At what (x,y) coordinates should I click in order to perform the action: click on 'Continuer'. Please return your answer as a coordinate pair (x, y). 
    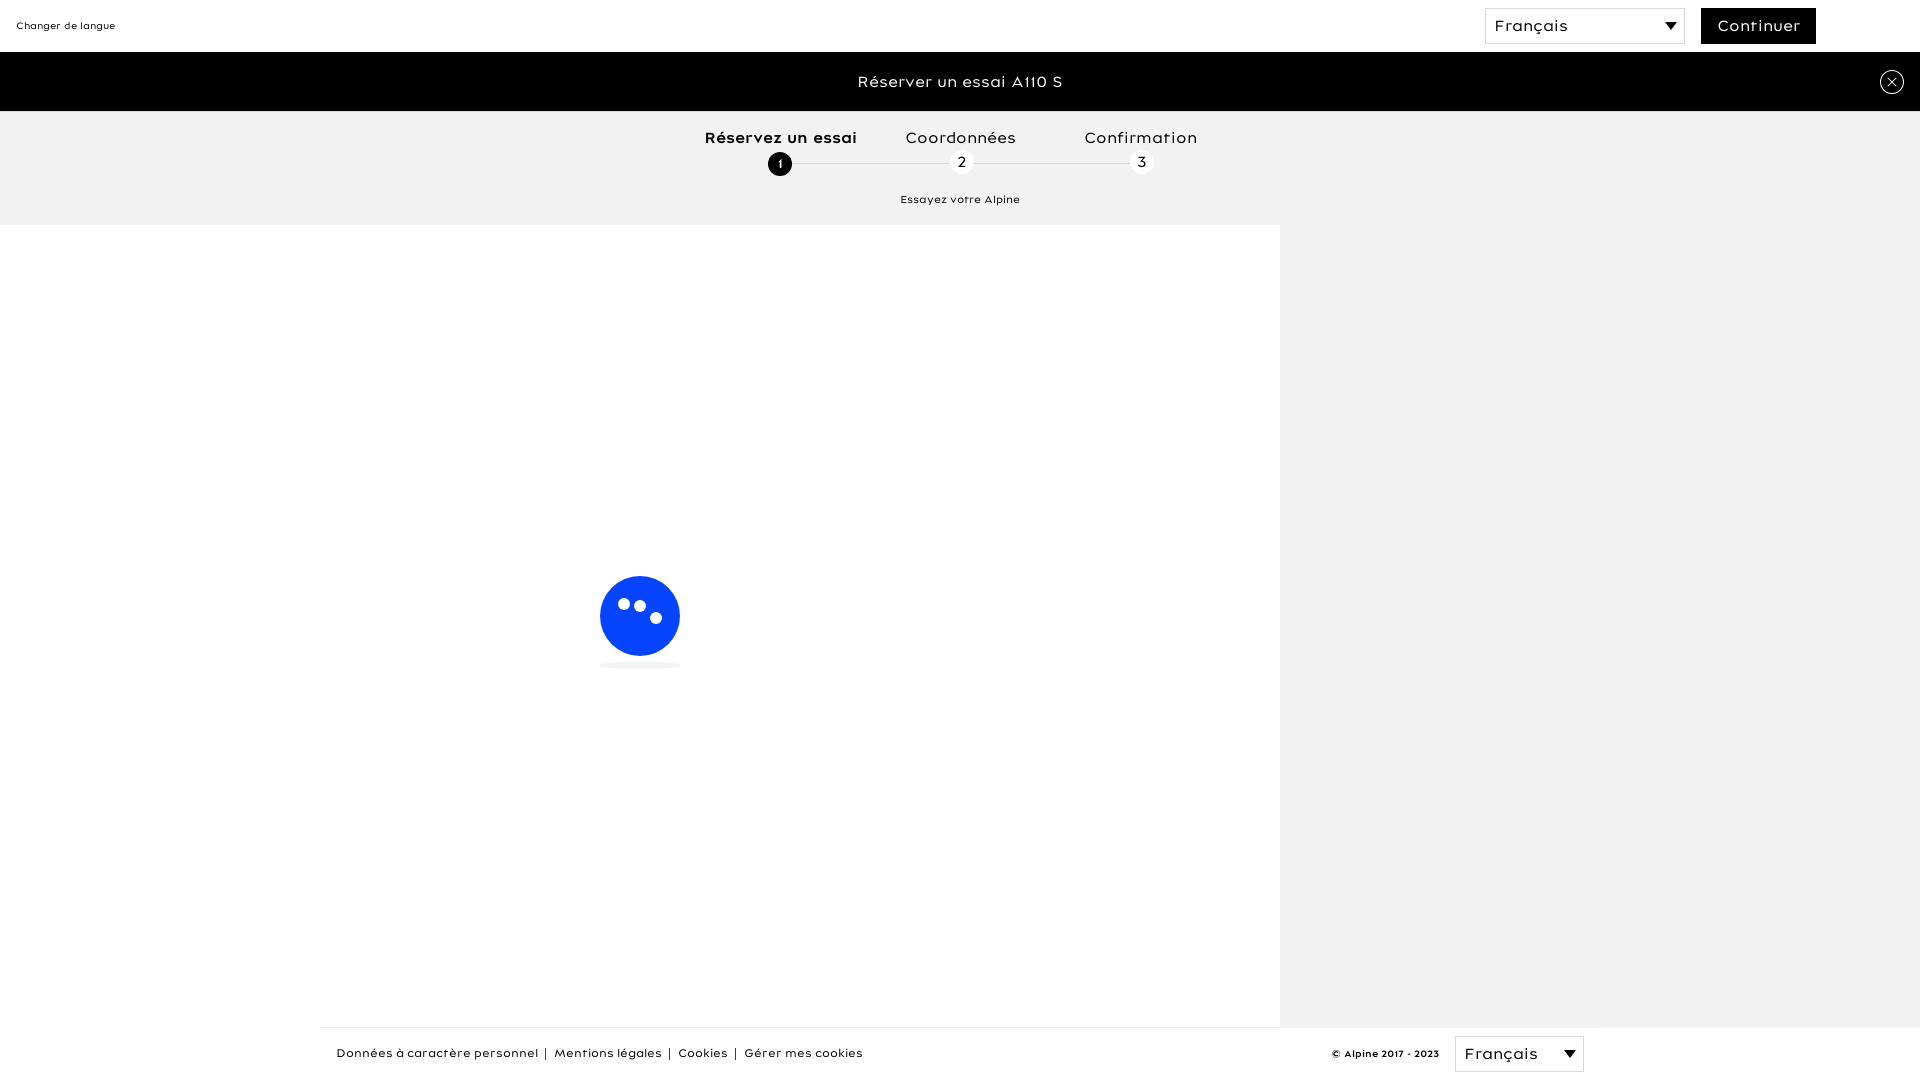
    Looking at the image, I should click on (1757, 26).